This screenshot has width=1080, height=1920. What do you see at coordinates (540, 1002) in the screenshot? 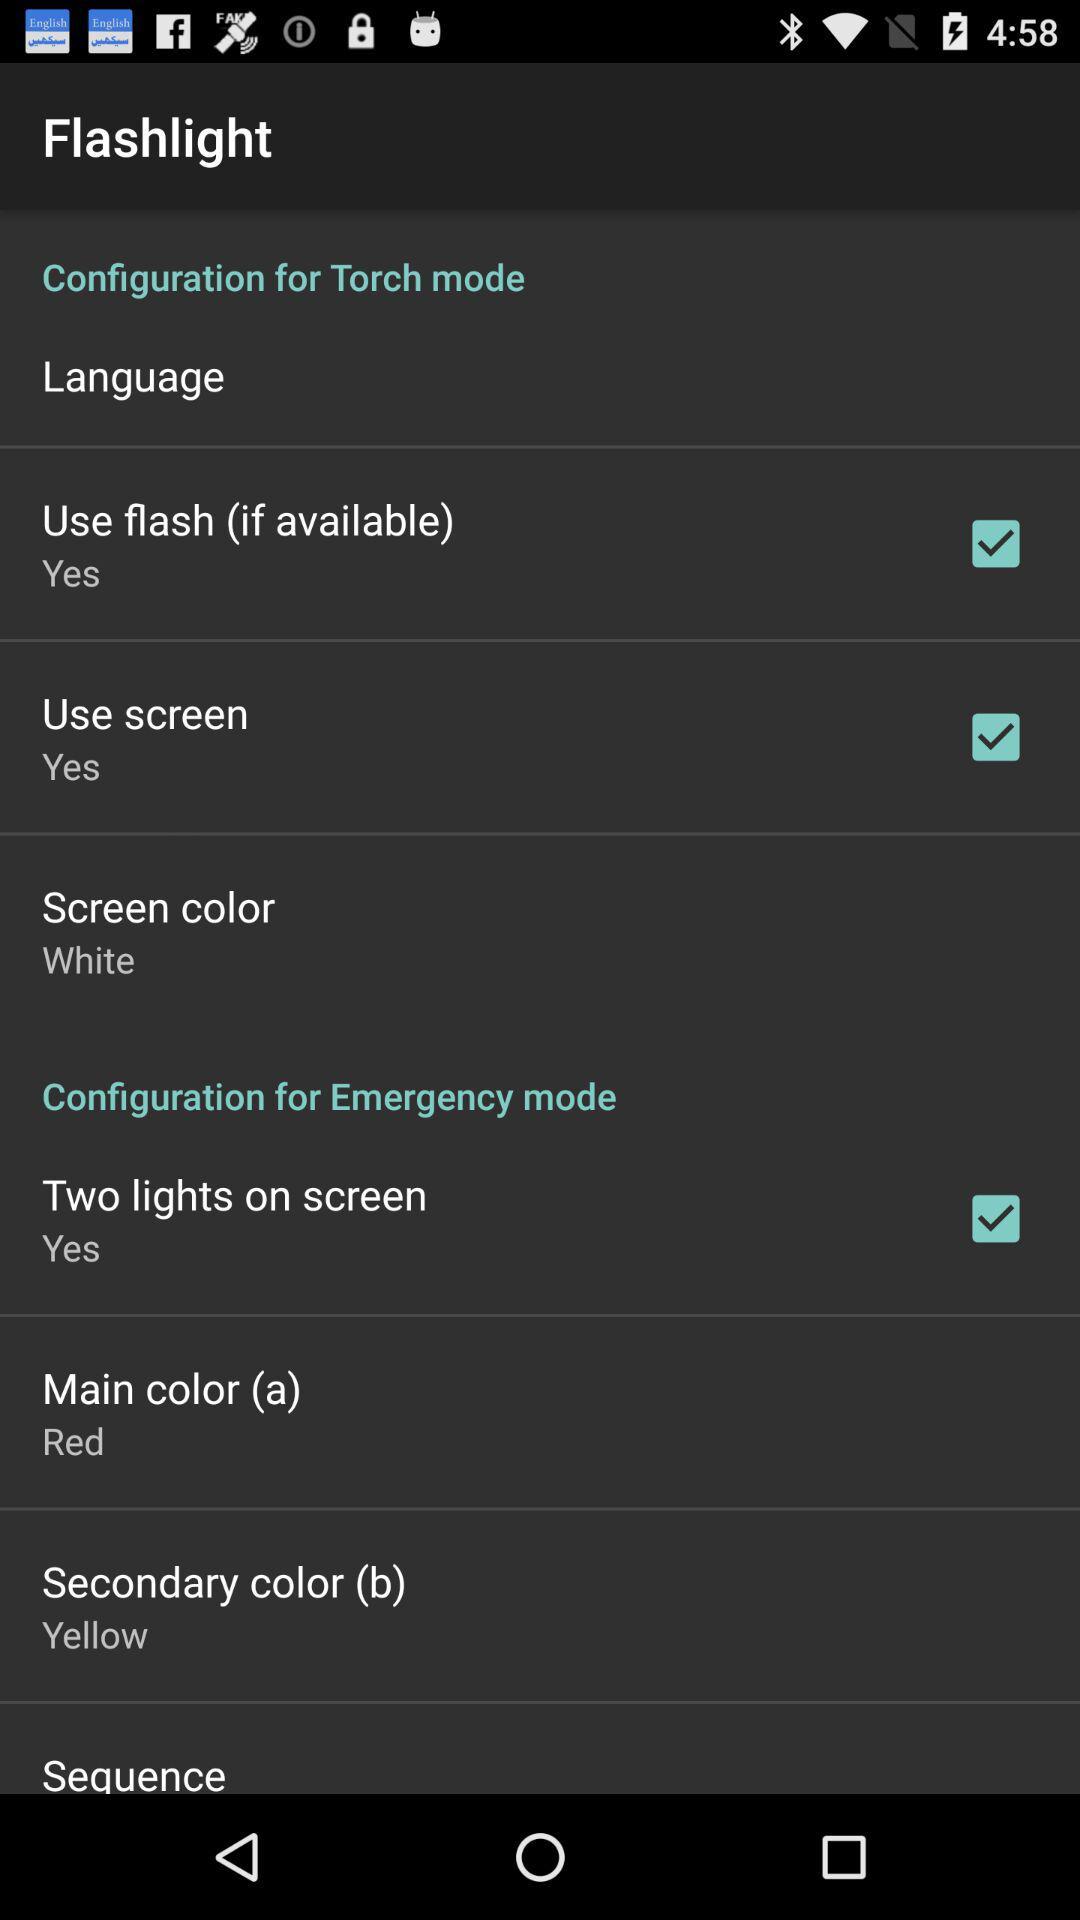
I see `flash on` at bounding box center [540, 1002].